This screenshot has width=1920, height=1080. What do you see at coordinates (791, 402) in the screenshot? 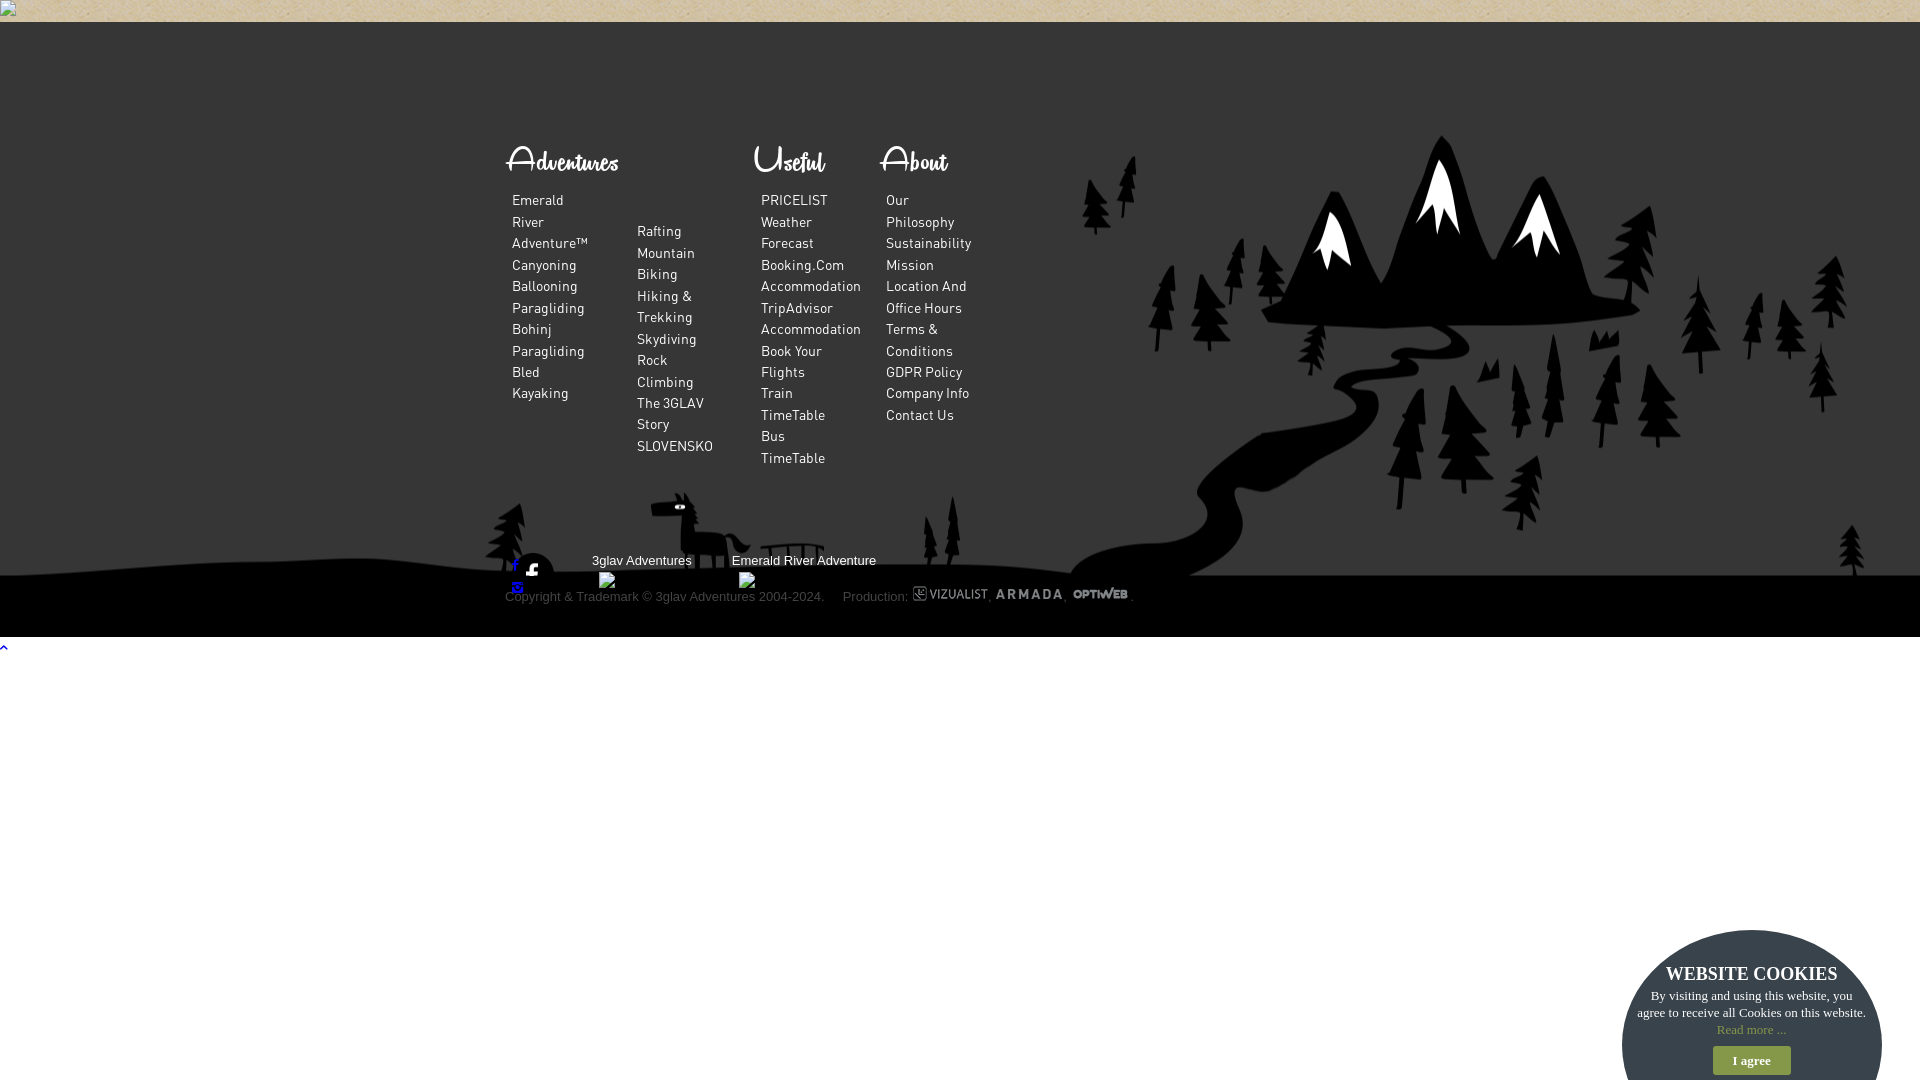
I see `'Train TimeTable'` at bounding box center [791, 402].